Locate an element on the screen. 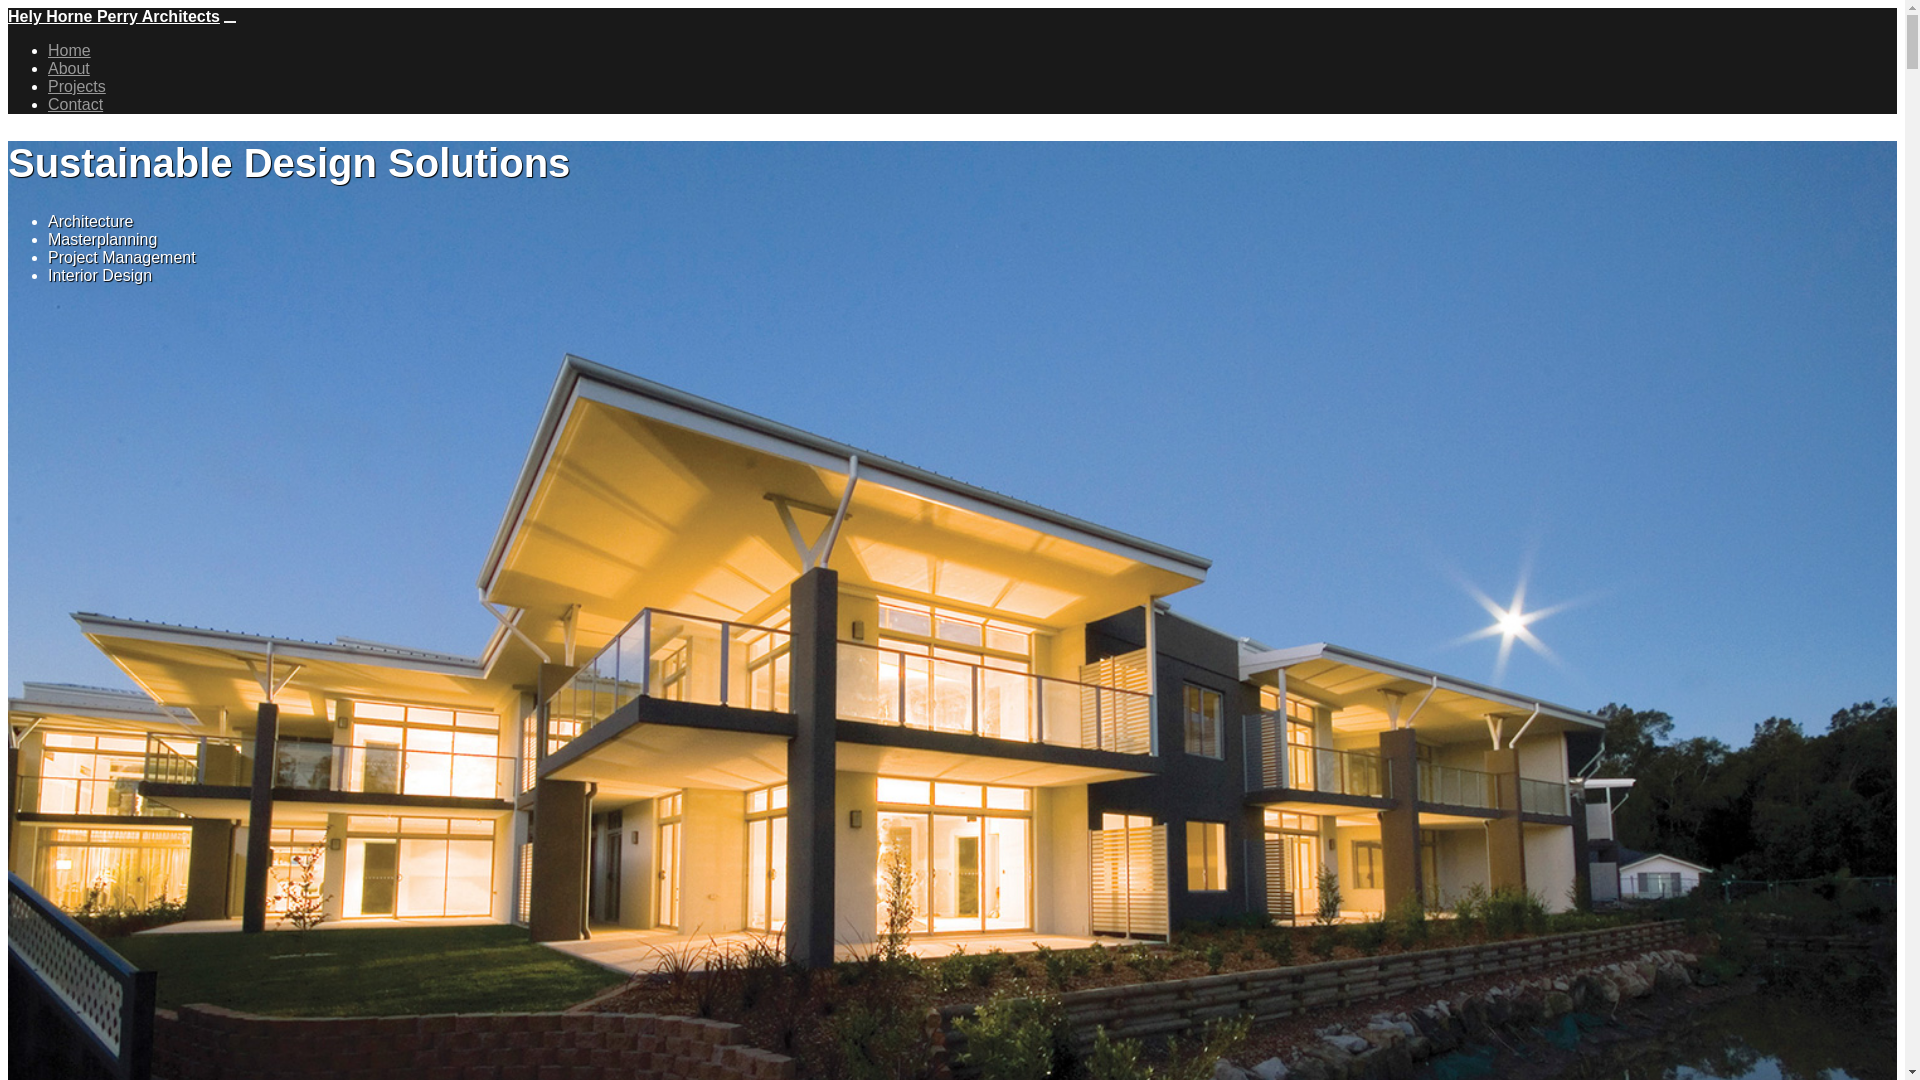 The width and height of the screenshot is (1920, 1080). 'Contact' is located at coordinates (75, 104).